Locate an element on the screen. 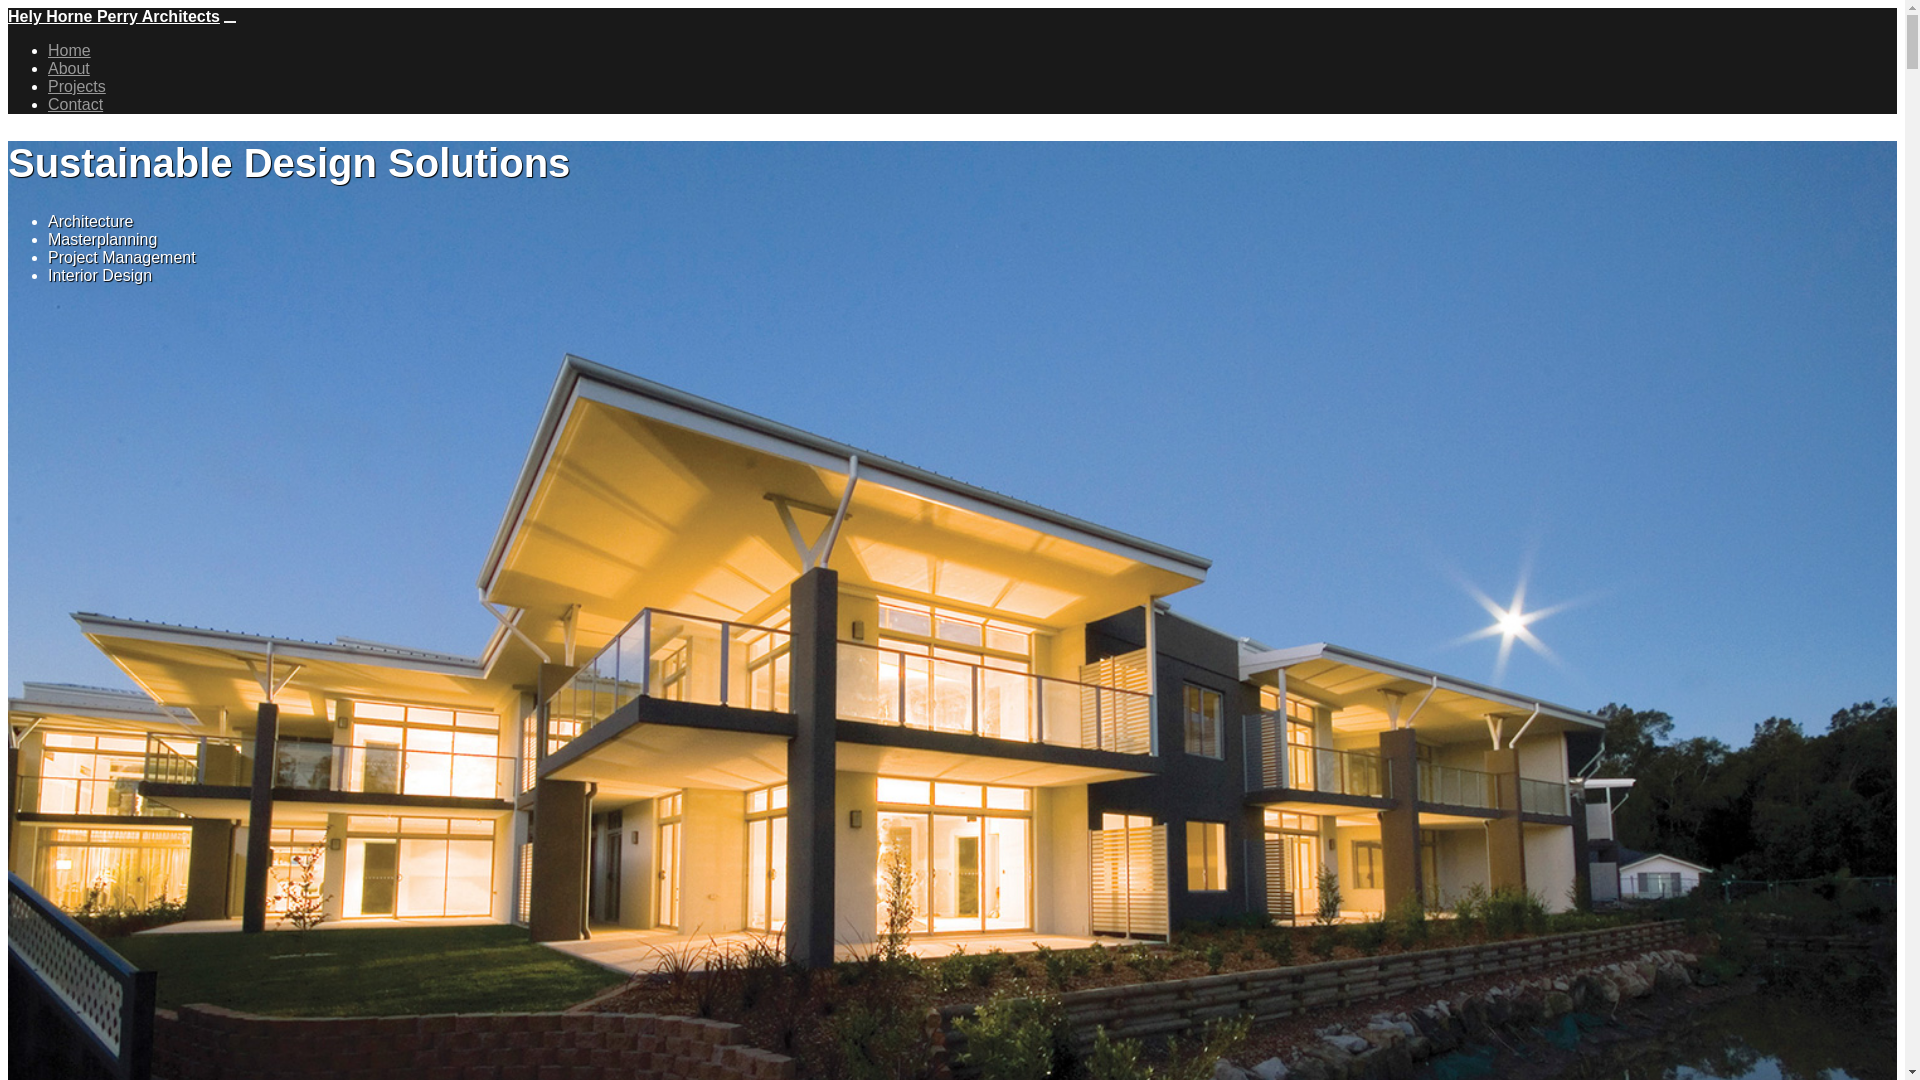 The width and height of the screenshot is (1920, 1080). 'Contact' is located at coordinates (75, 104).